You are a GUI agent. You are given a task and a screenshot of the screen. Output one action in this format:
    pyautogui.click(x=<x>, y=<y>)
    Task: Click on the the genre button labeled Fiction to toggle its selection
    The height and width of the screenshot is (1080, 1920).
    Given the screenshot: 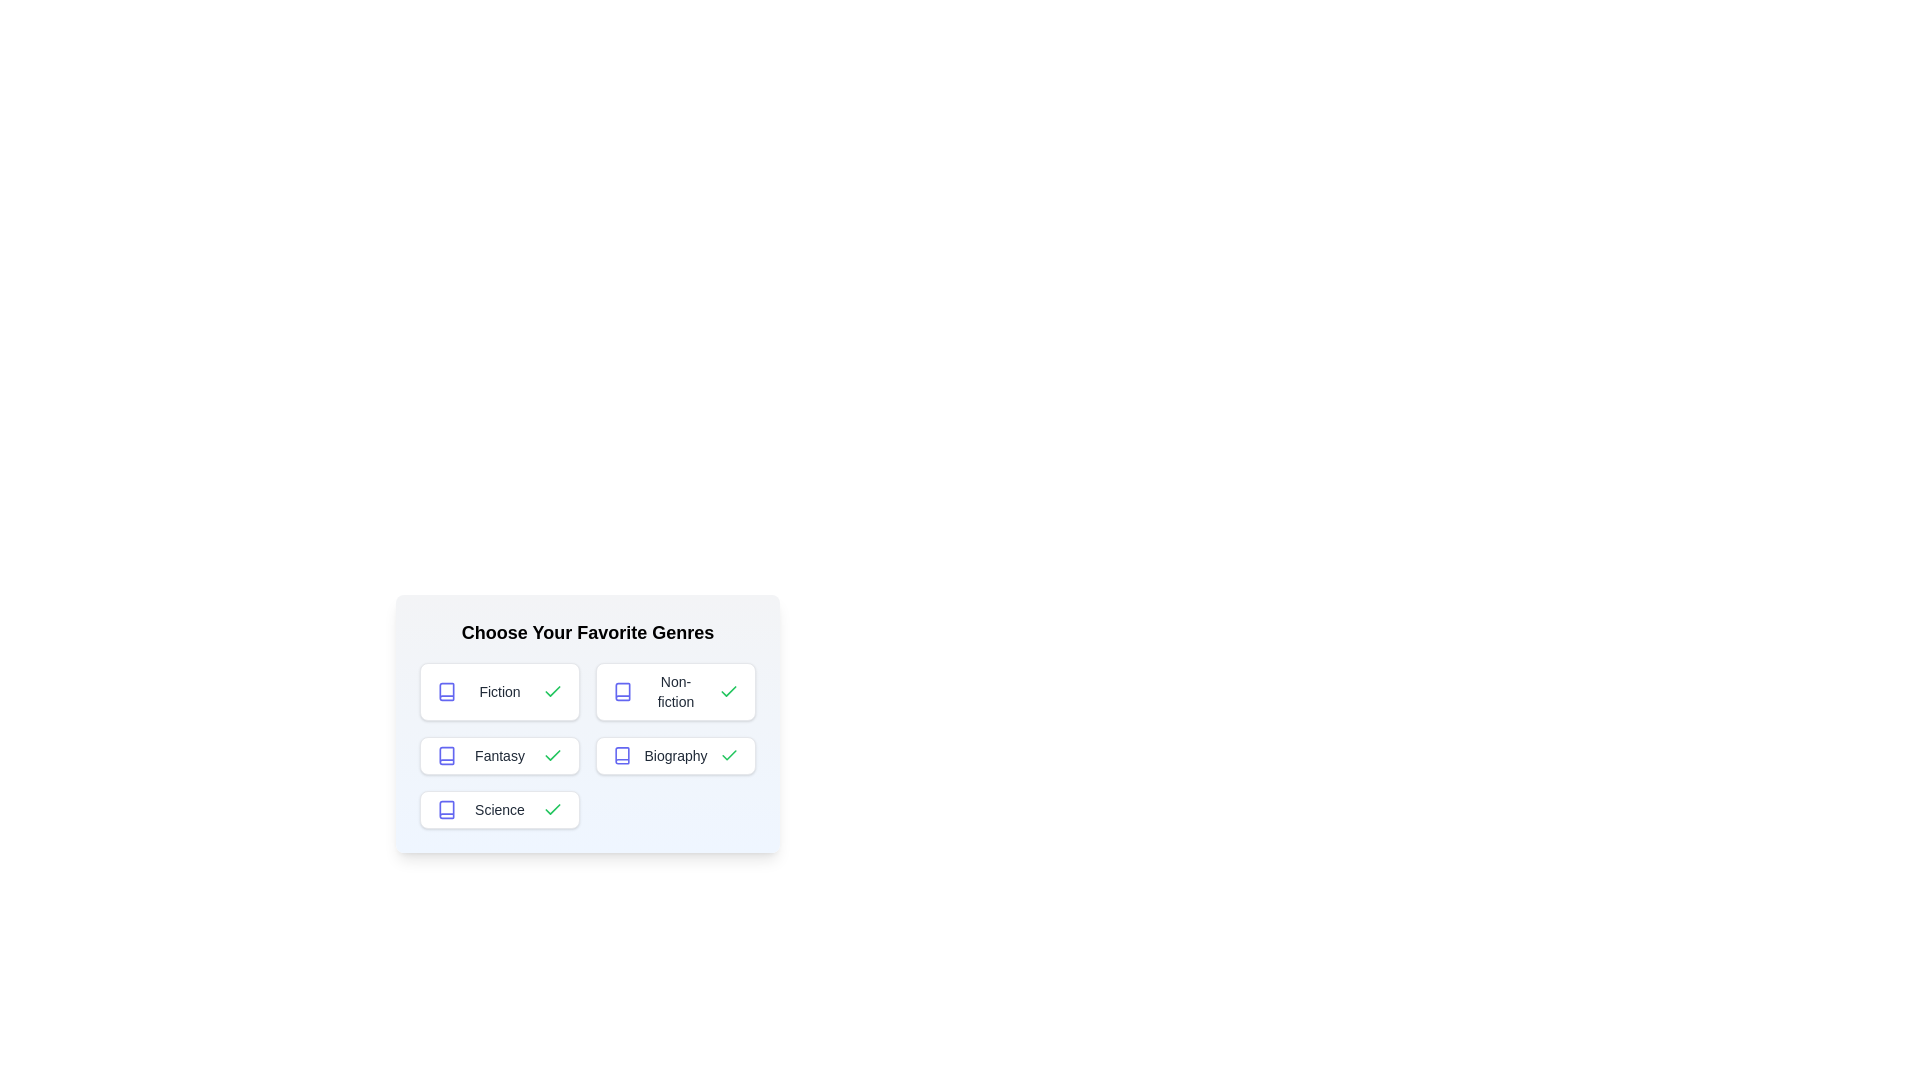 What is the action you would take?
    pyautogui.click(x=499, y=690)
    